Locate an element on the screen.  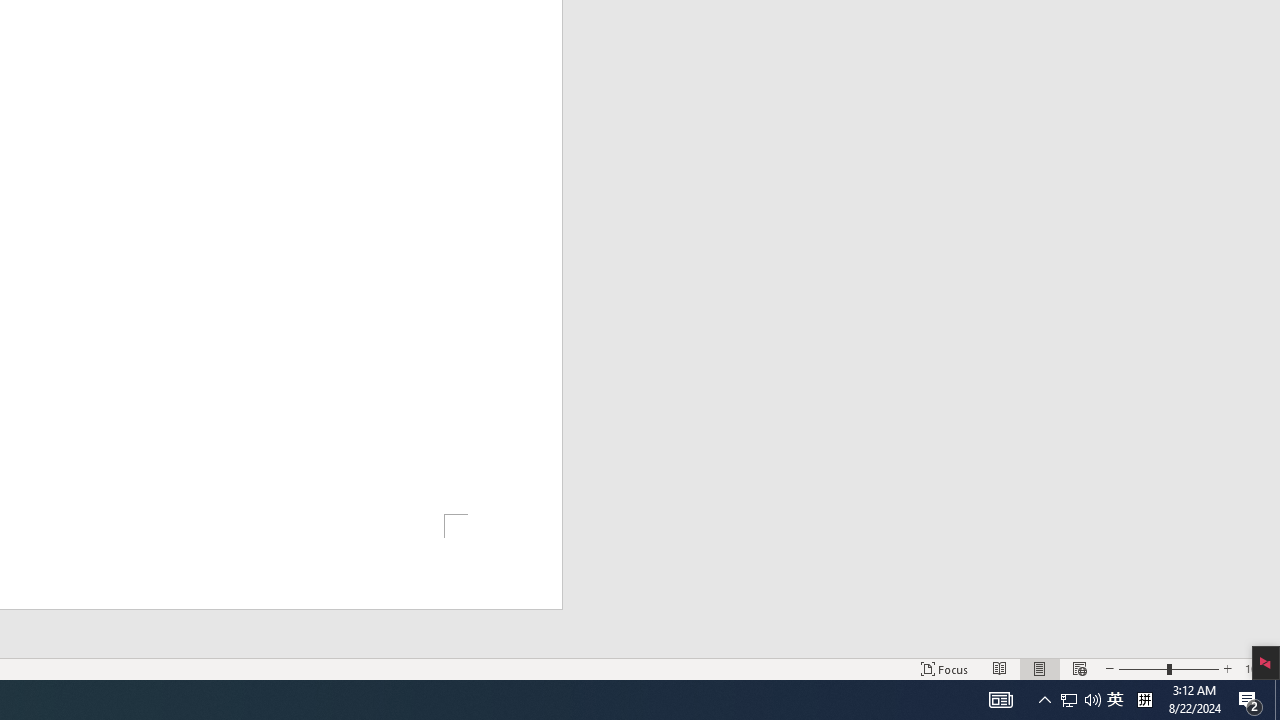
'Focus ' is located at coordinates (943, 669).